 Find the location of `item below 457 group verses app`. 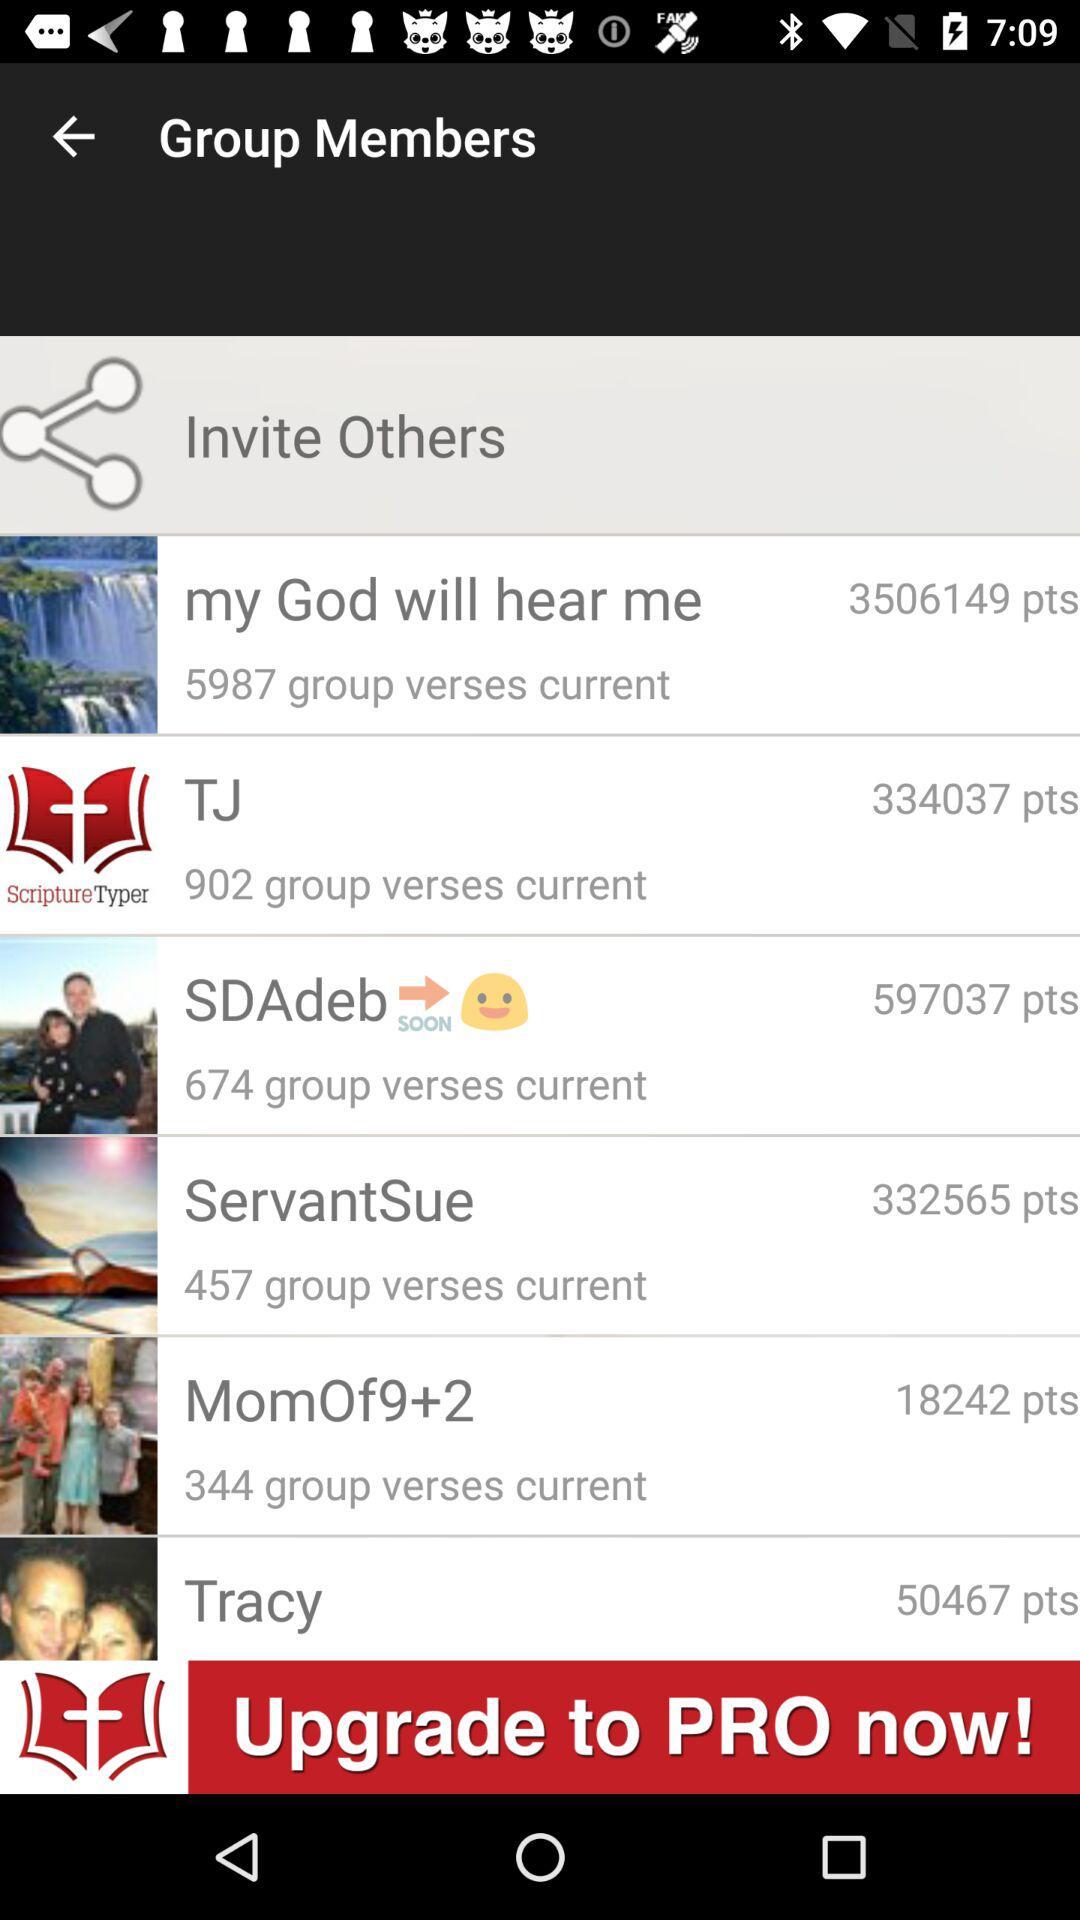

item below 457 group verses app is located at coordinates (986, 1396).